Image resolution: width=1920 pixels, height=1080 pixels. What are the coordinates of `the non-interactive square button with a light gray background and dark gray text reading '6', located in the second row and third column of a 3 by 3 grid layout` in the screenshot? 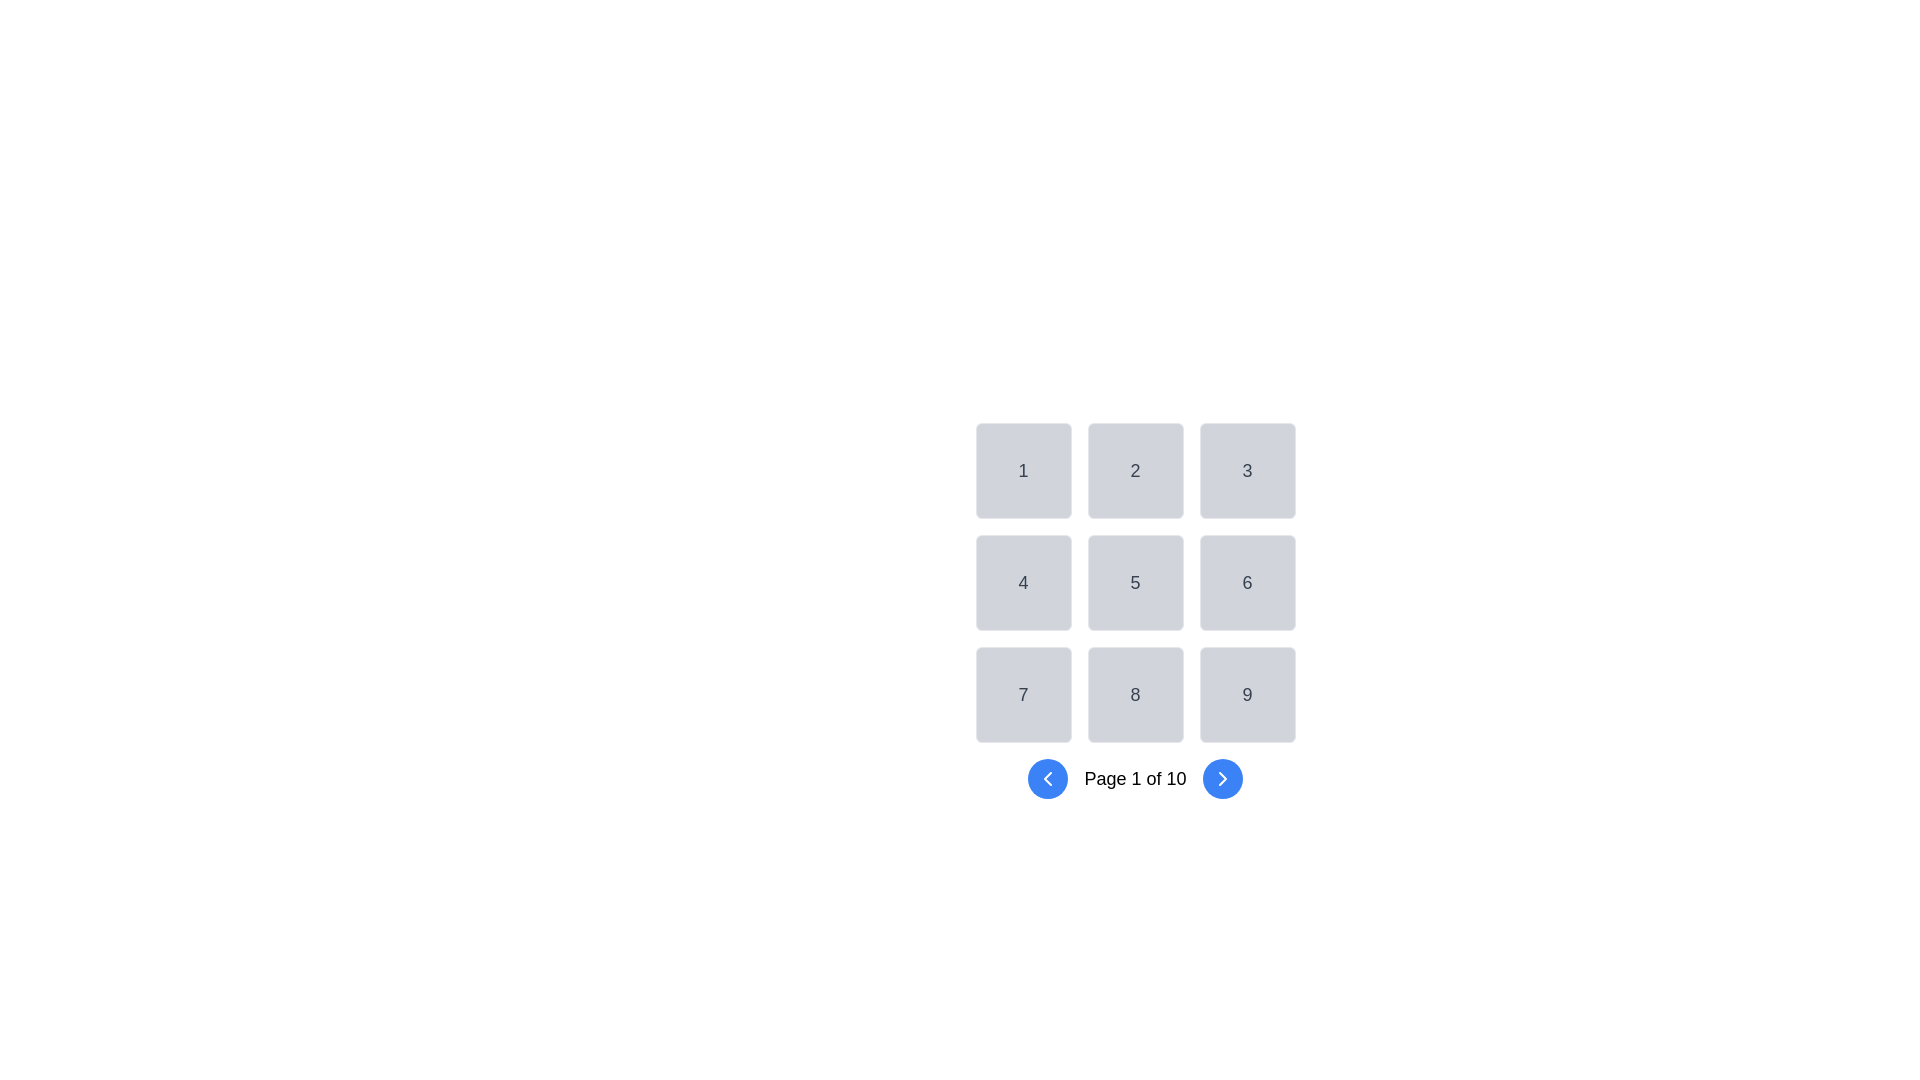 It's located at (1246, 582).